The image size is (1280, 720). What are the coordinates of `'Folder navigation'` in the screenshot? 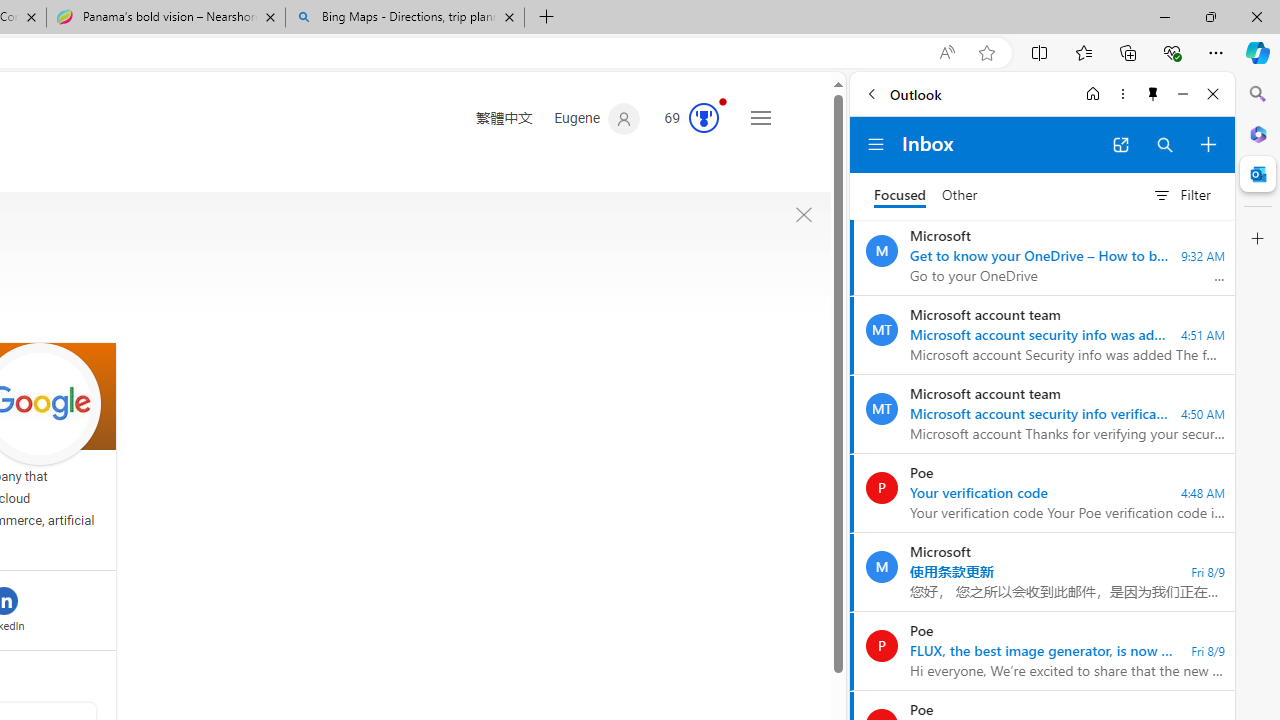 It's located at (876, 144).